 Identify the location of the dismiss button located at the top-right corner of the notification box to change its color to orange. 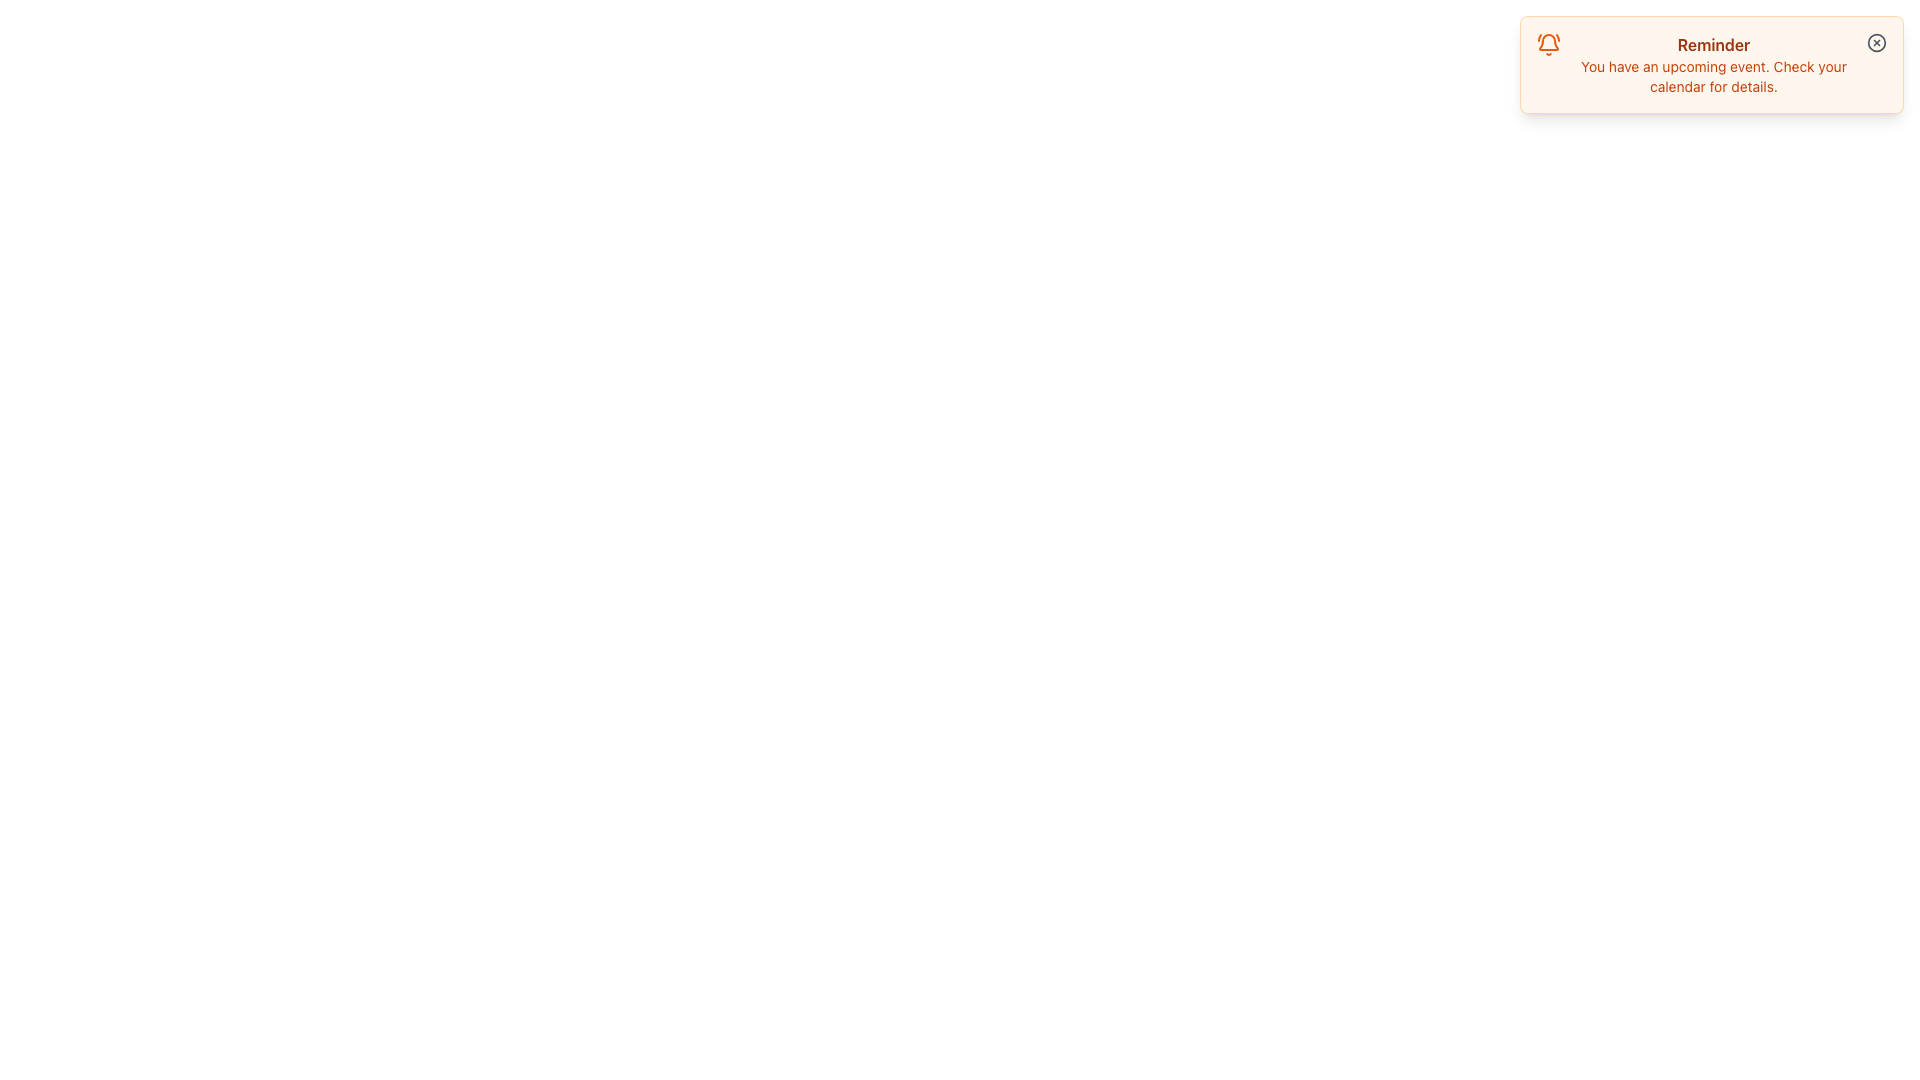
(1875, 42).